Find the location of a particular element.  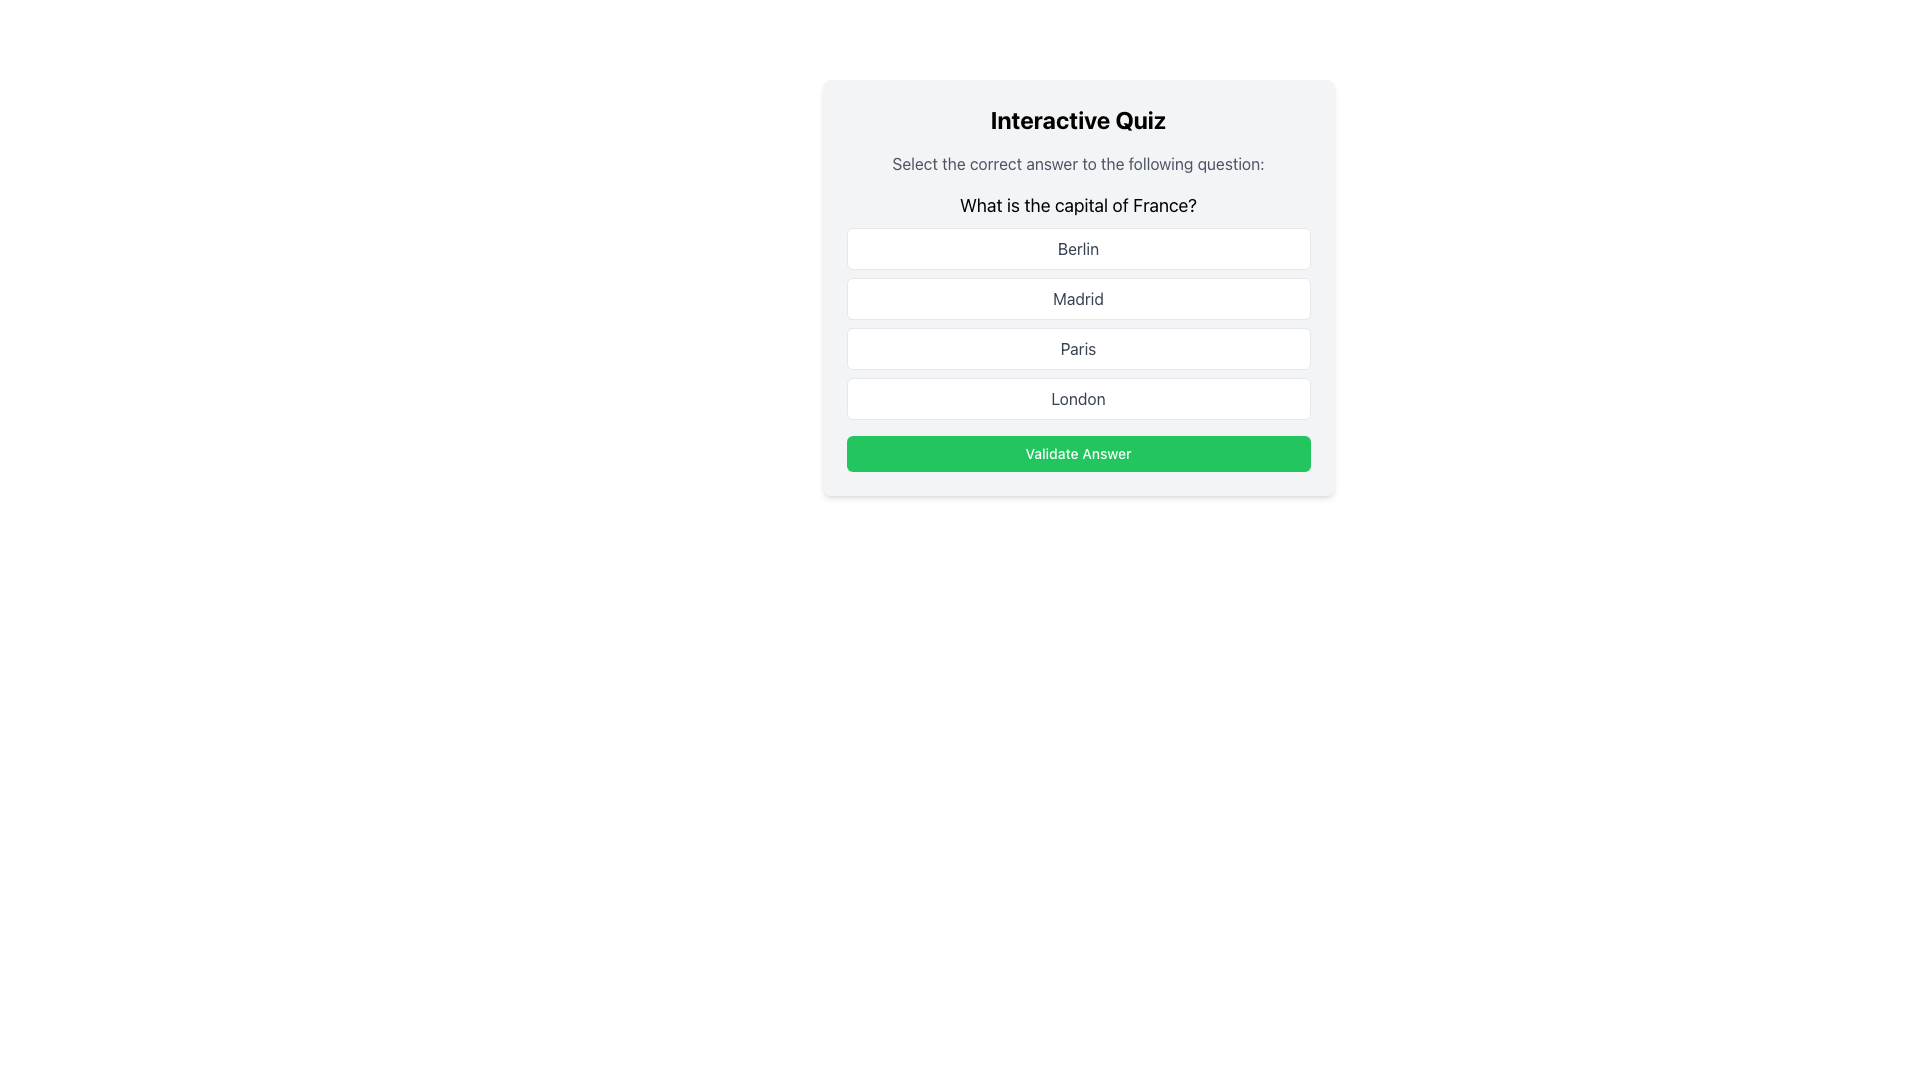

the rectangular button labeled 'Berlin' with rounded corners, located at the top of a vertical list of options is located at coordinates (1077, 248).